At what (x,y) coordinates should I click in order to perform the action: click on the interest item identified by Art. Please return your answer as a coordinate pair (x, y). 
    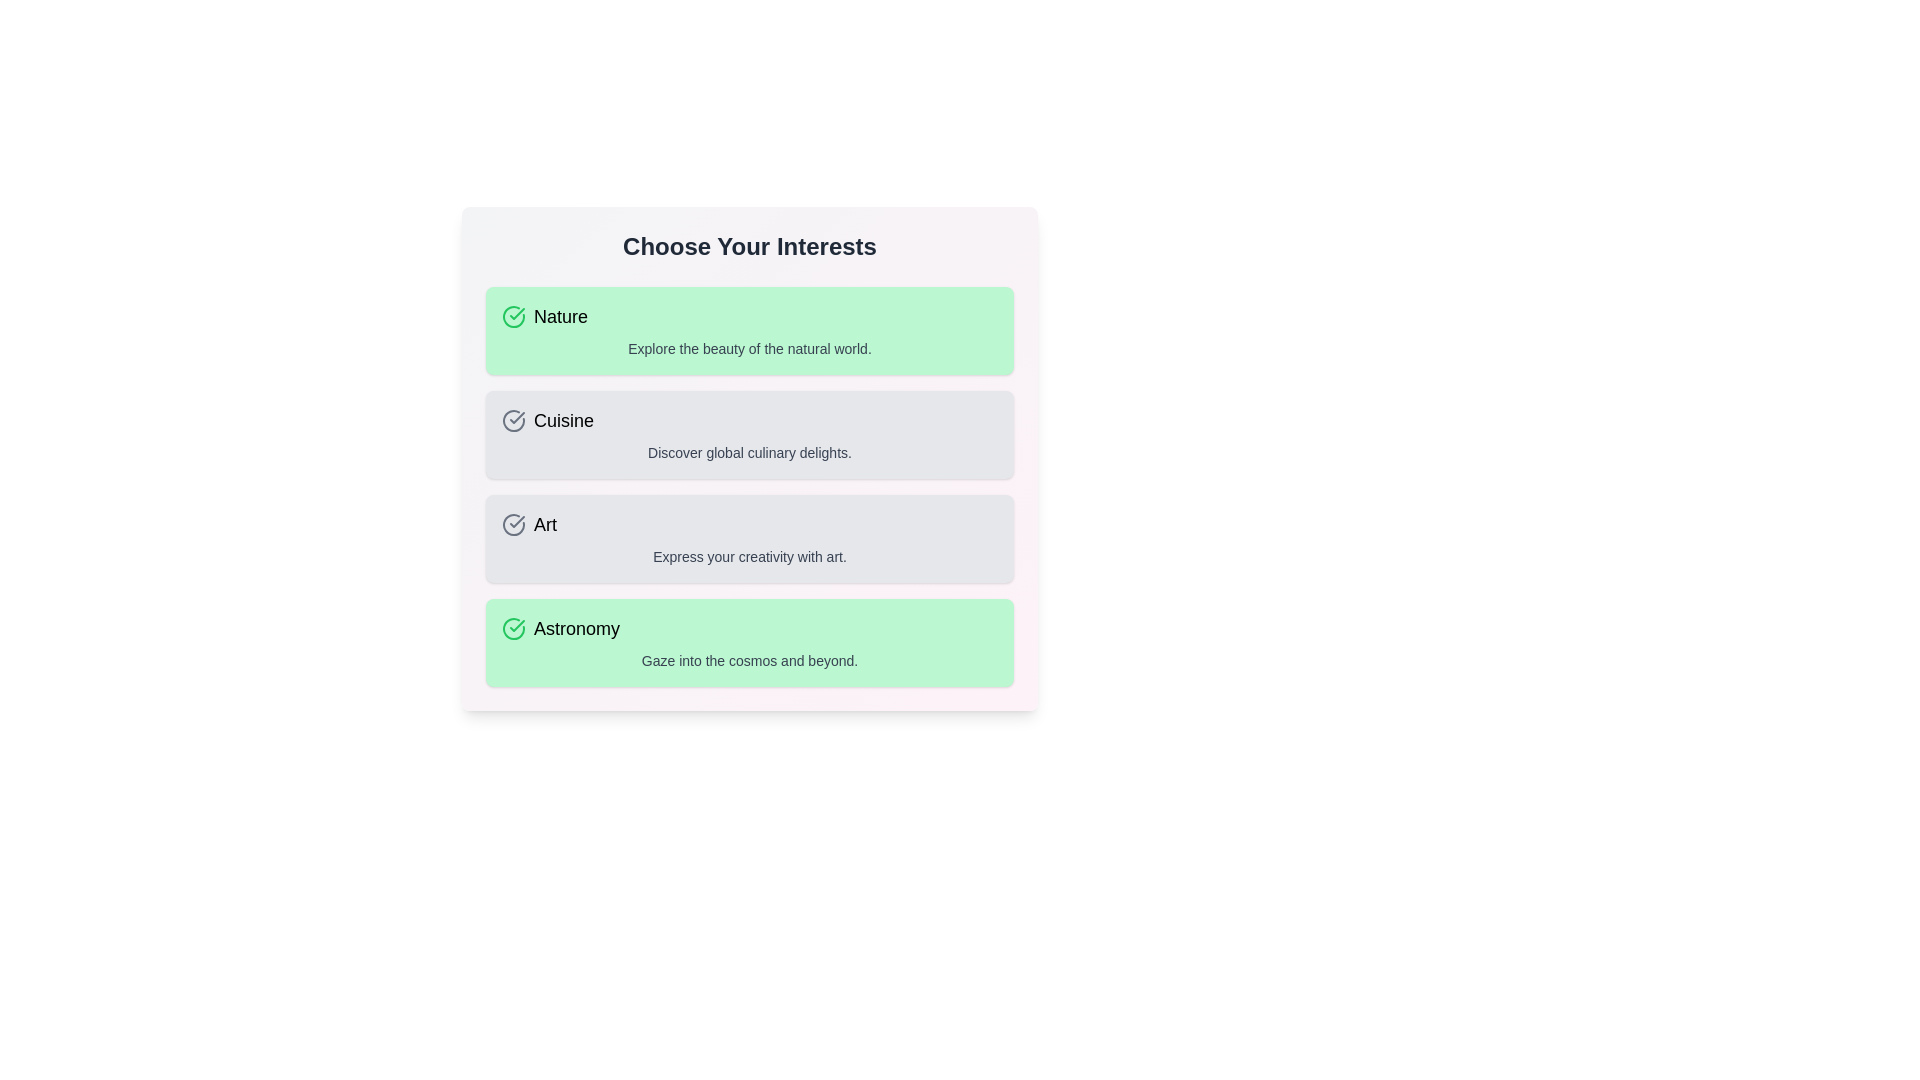
    Looking at the image, I should click on (748, 538).